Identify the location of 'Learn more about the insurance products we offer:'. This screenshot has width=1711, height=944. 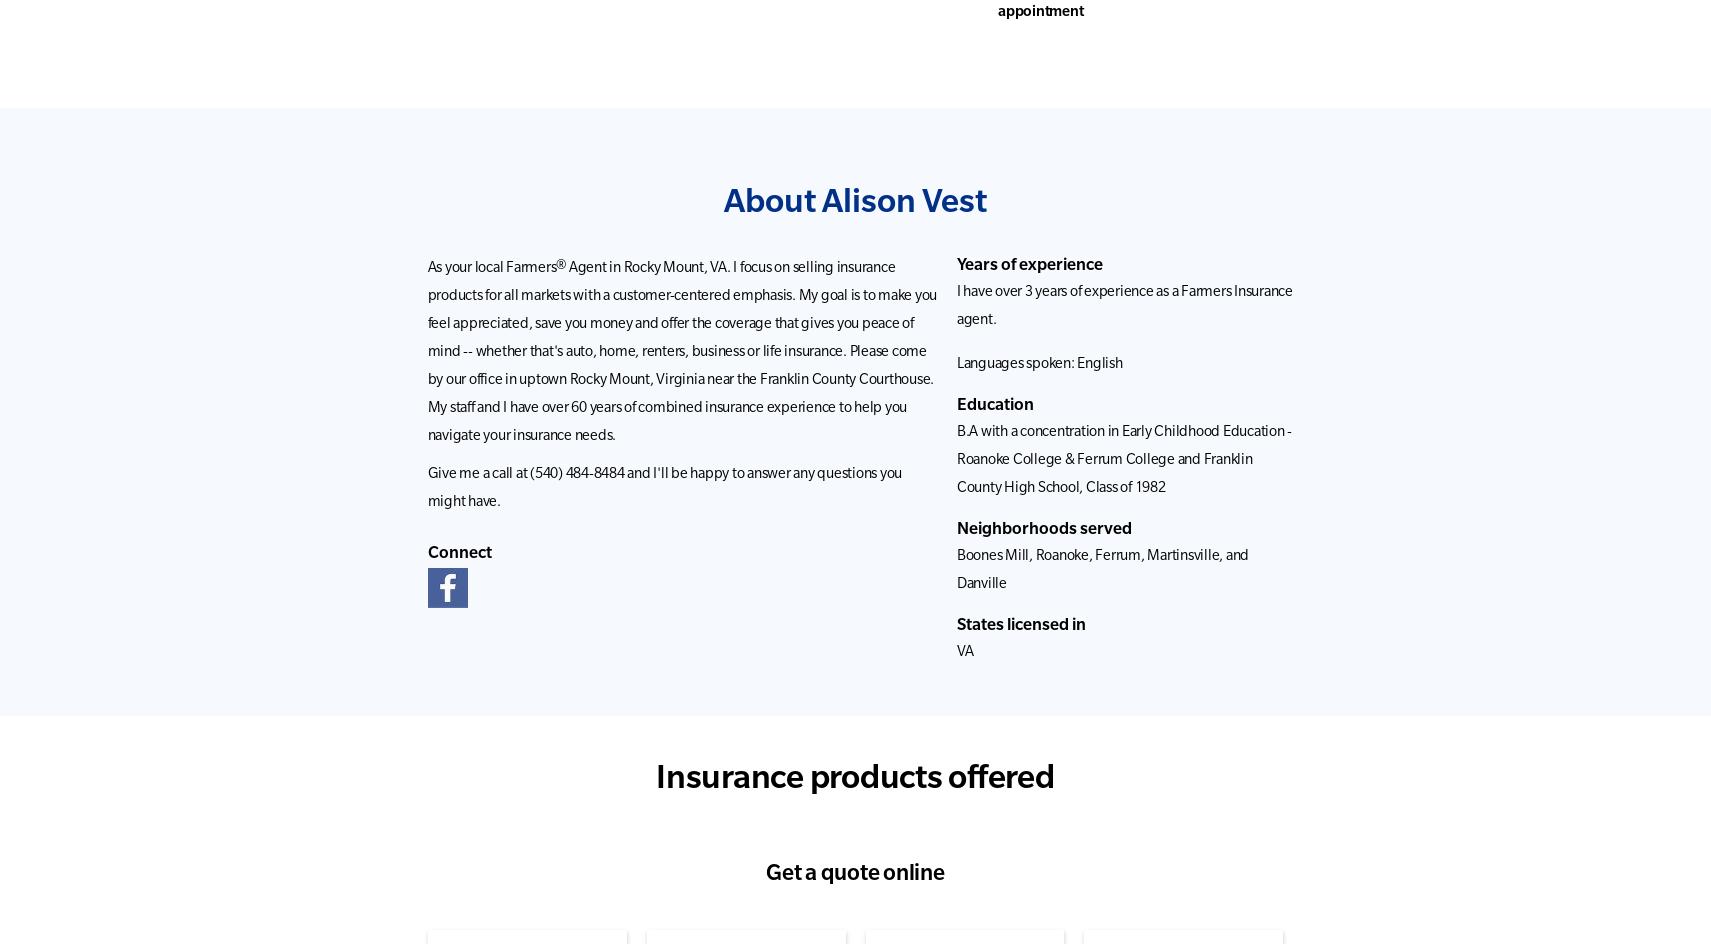
(621, 483).